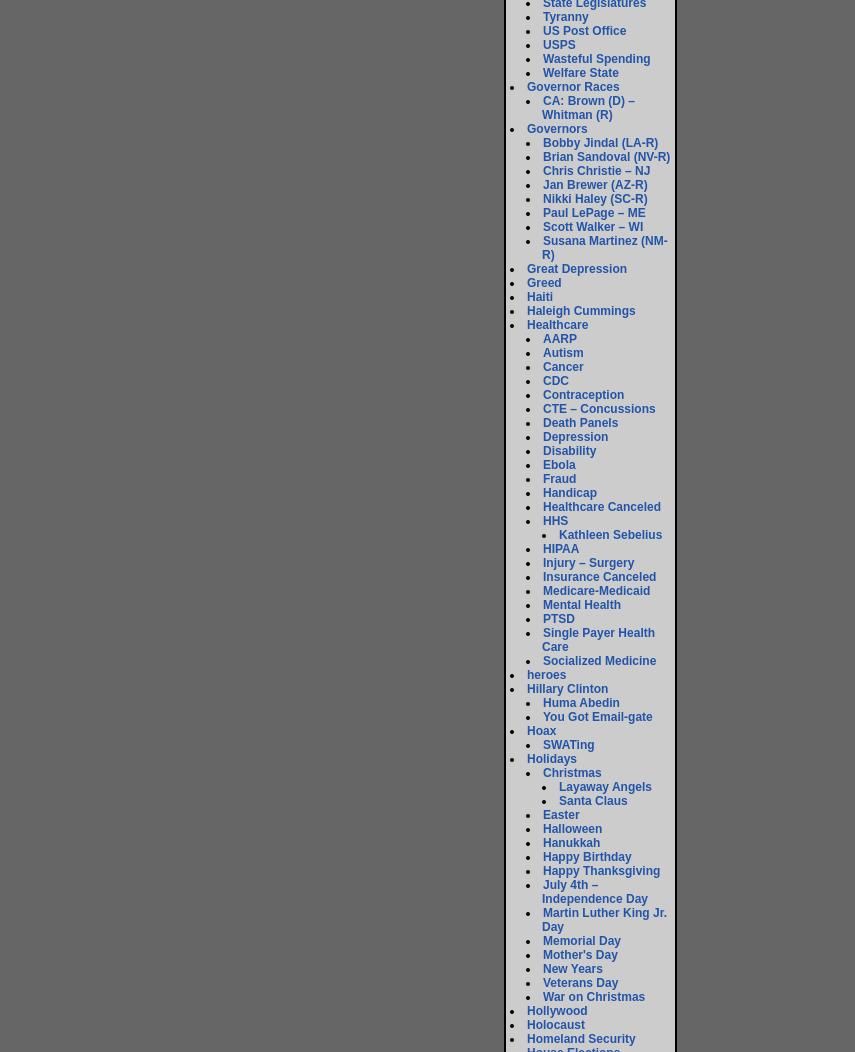 The height and width of the screenshot is (1052, 855). Describe the element at coordinates (594, 891) in the screenshot. I see `'July 4th – Independence Day'` at that location.